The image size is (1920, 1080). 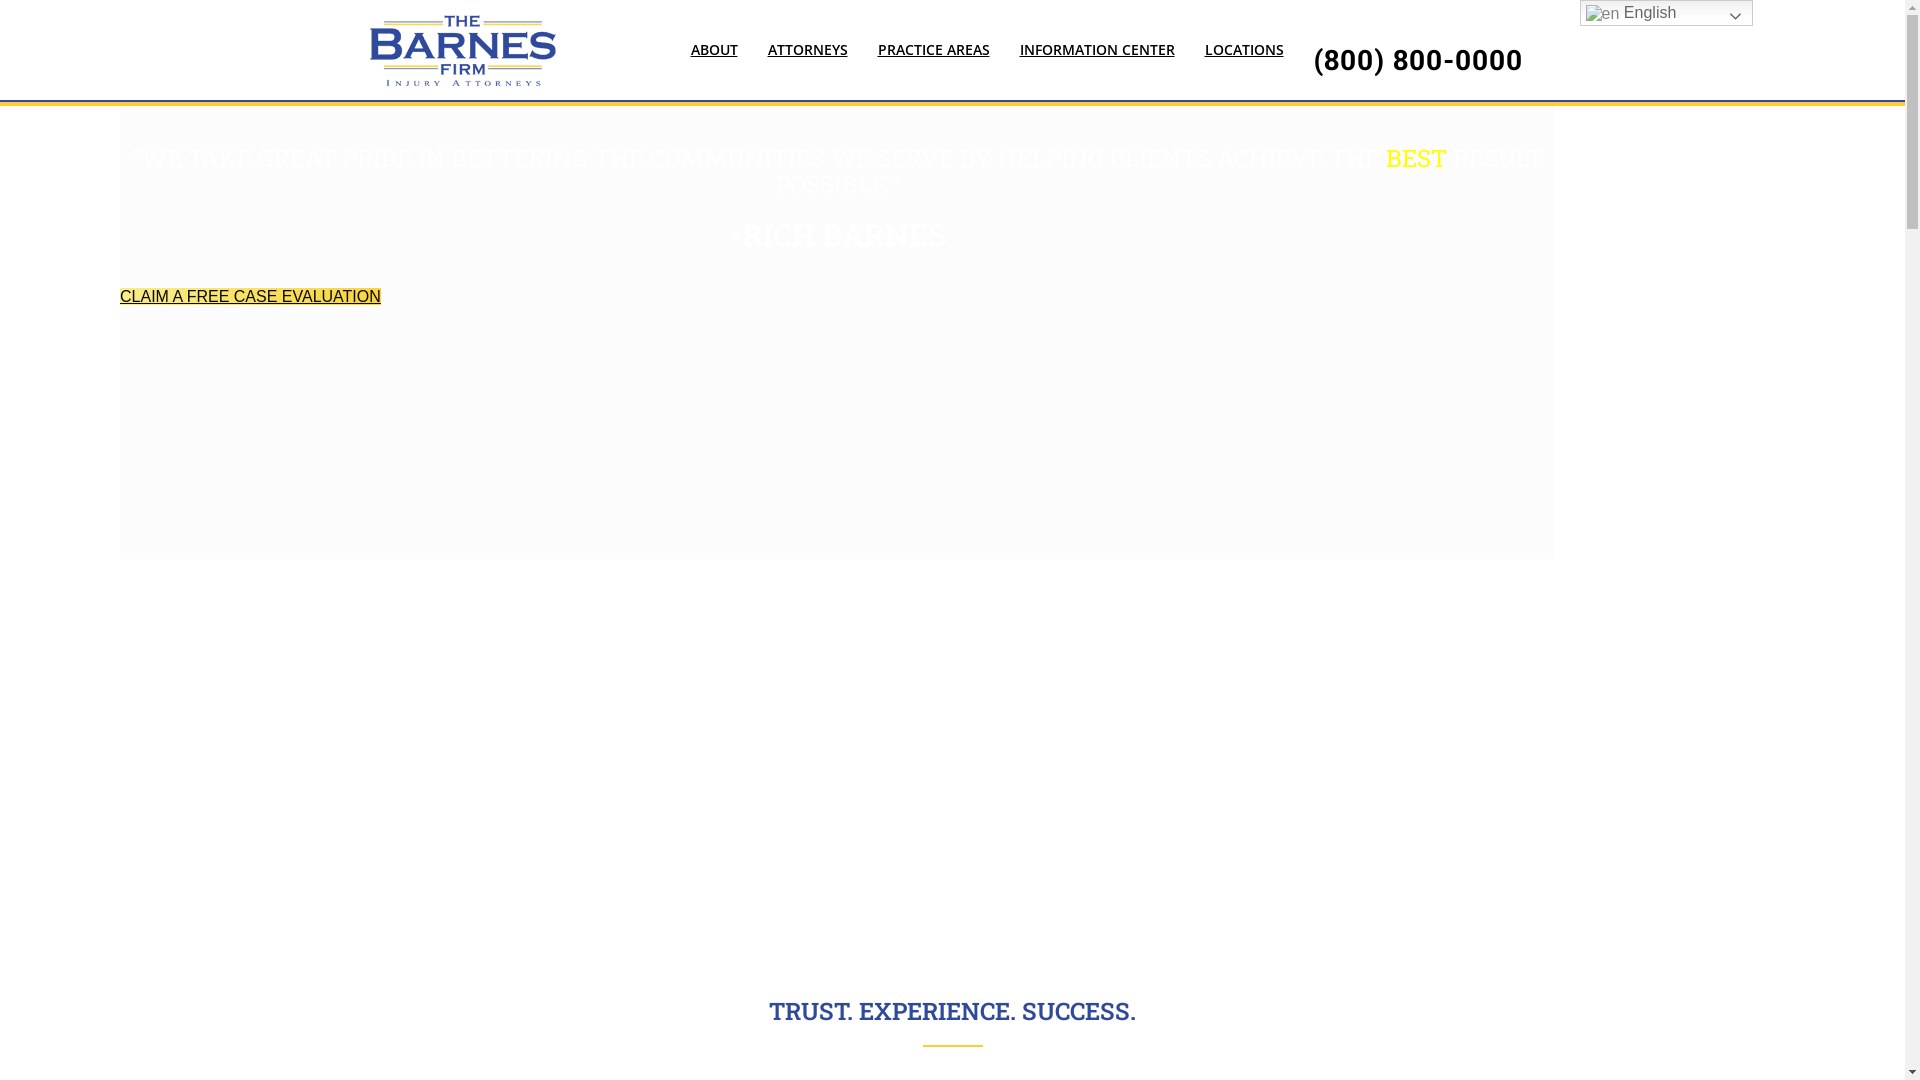 I want to click on 'ATTORNEYS', so click(x=806, y=48).